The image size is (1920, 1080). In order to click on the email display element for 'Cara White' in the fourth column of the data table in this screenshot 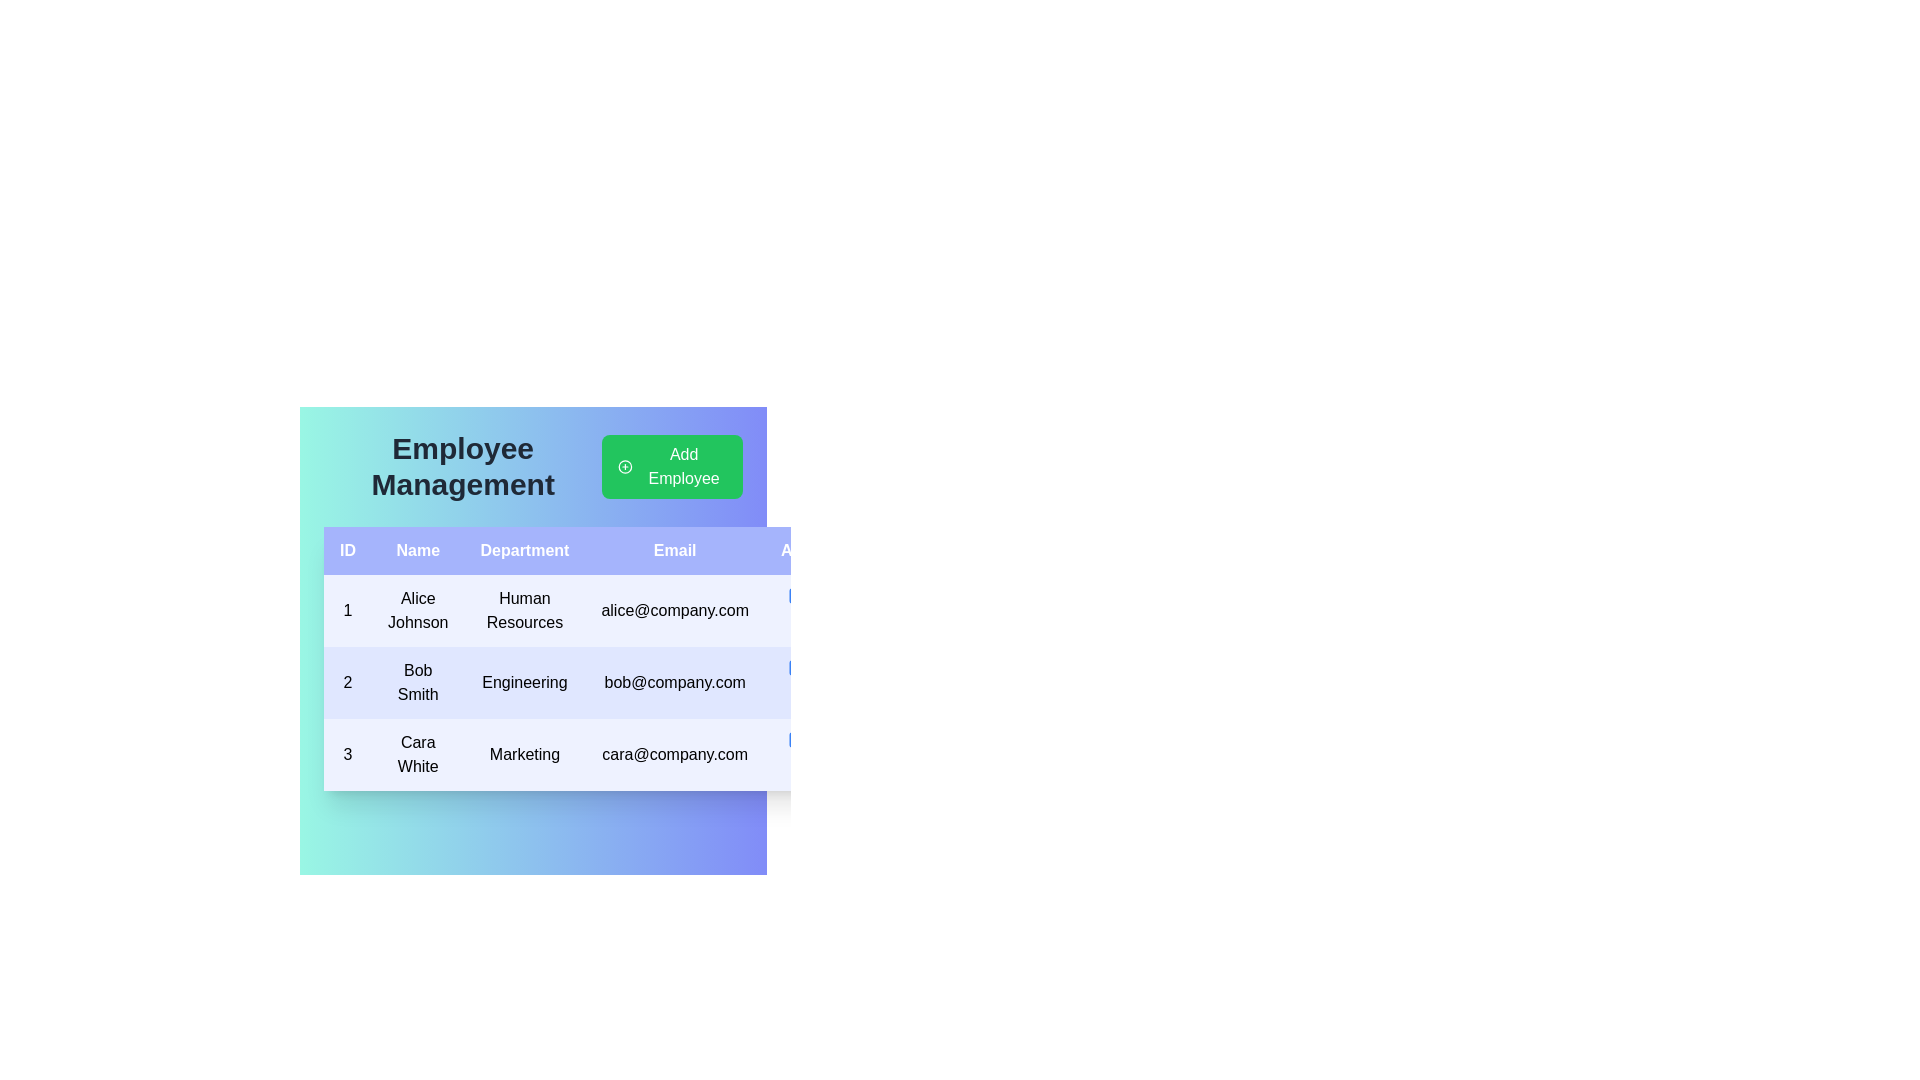, I will do `click(675, 755)`.